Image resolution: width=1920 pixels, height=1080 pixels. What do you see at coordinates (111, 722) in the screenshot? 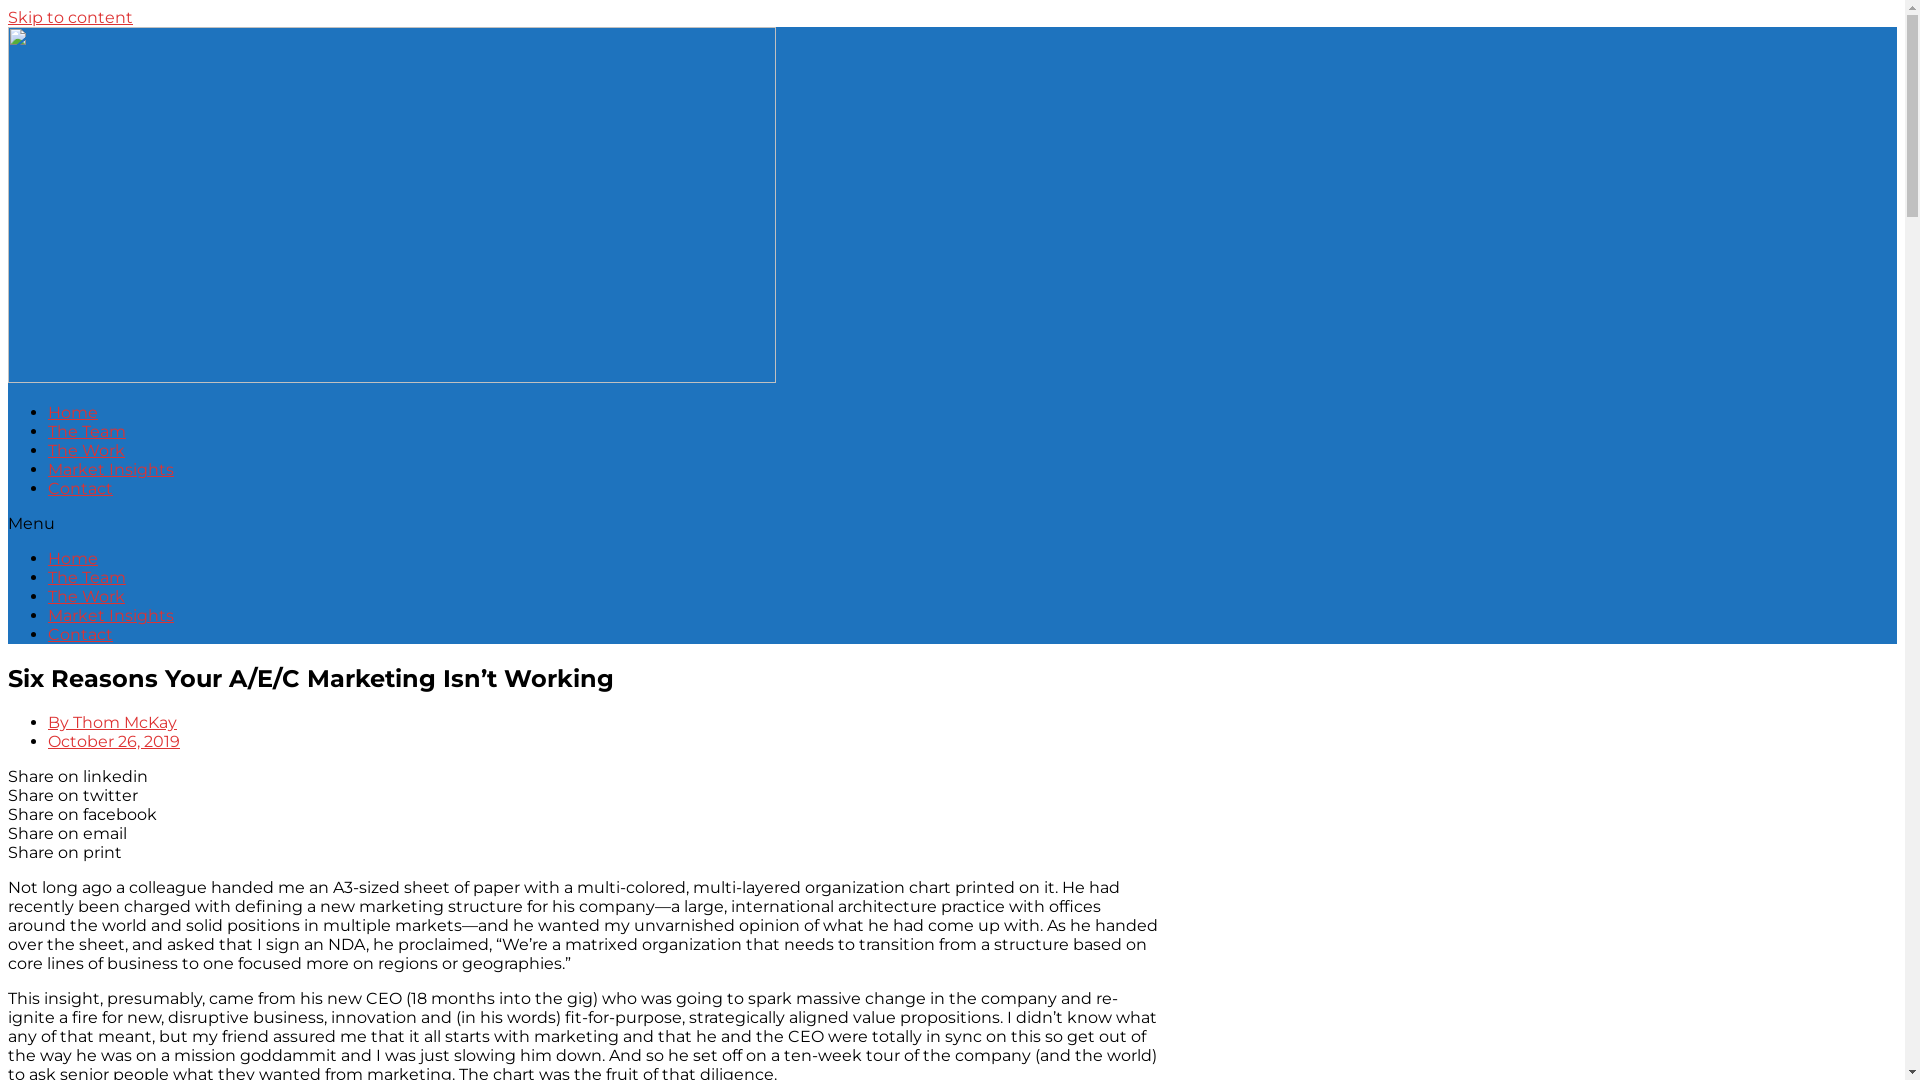
I see `'By Thom McKay'` at bounding box center [111, 722].